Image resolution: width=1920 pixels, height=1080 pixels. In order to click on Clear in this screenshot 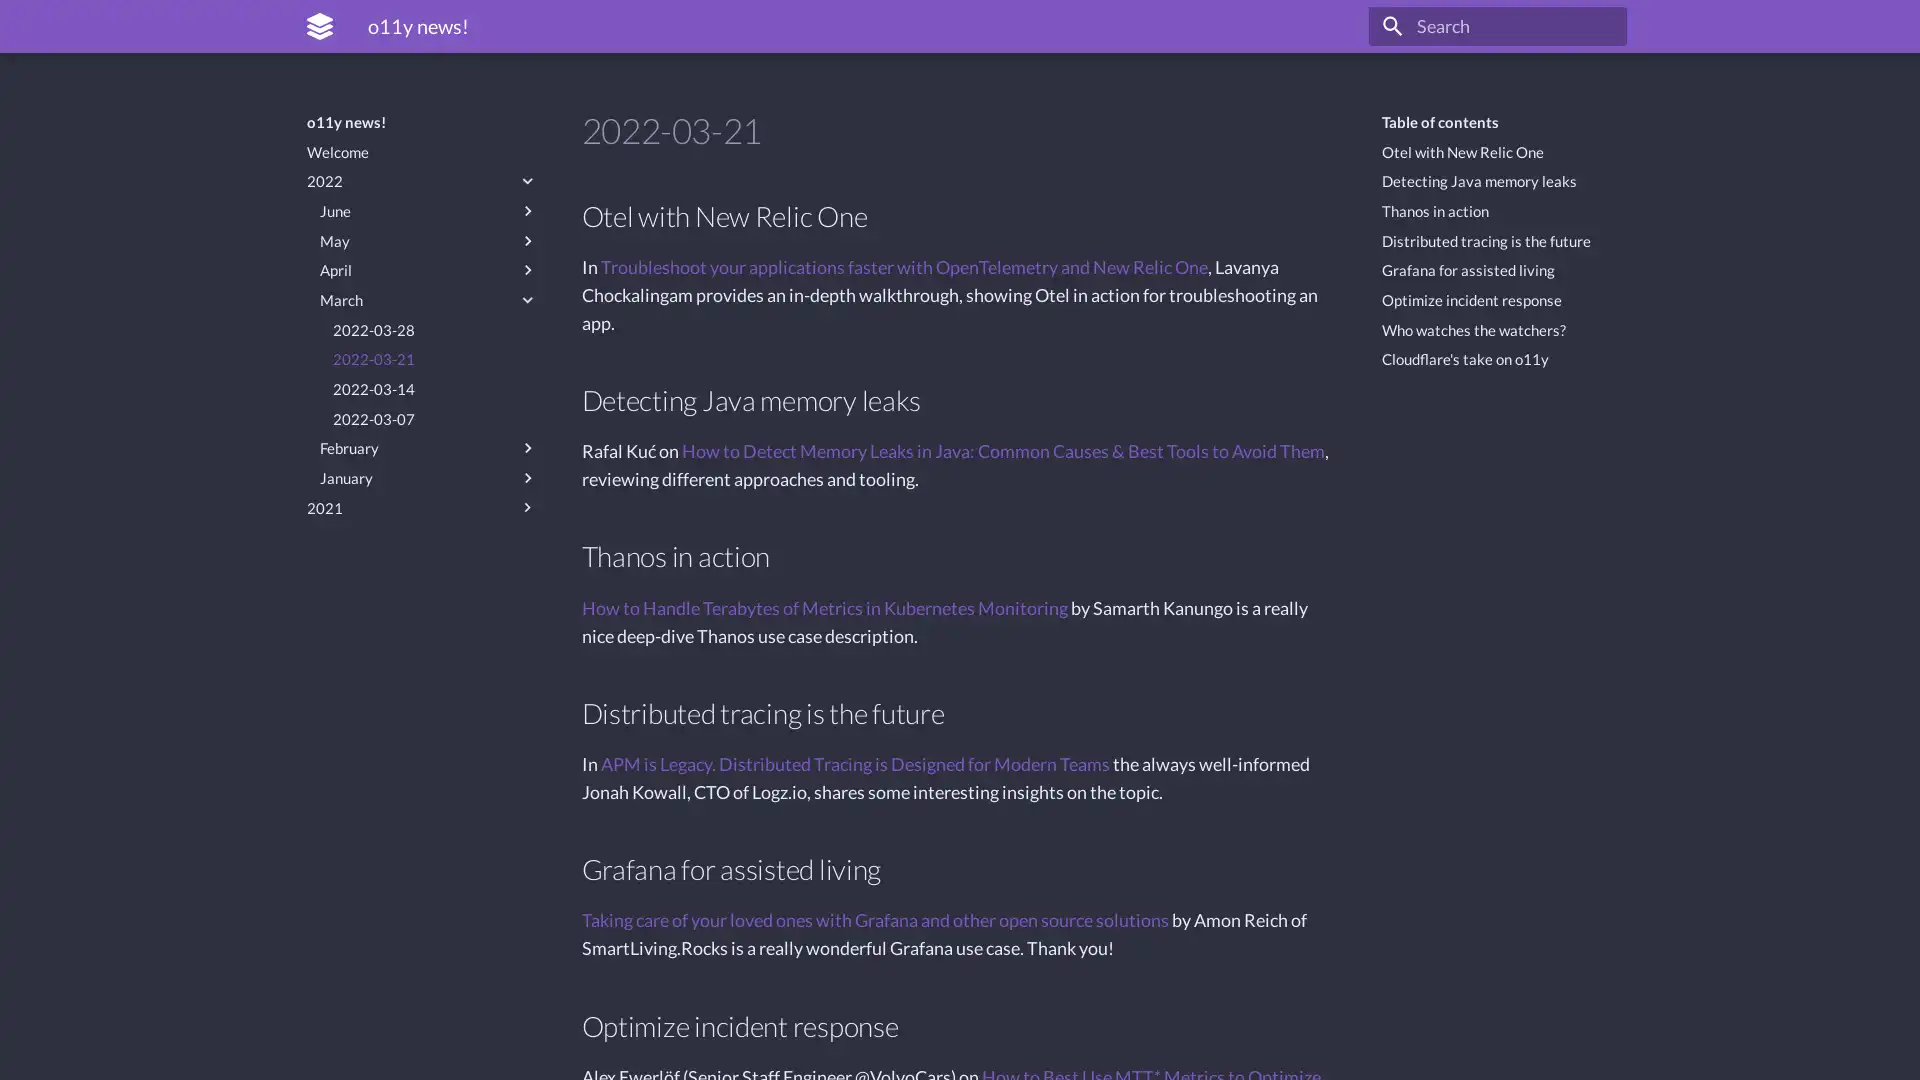, I will do `click(1602, 26)`.